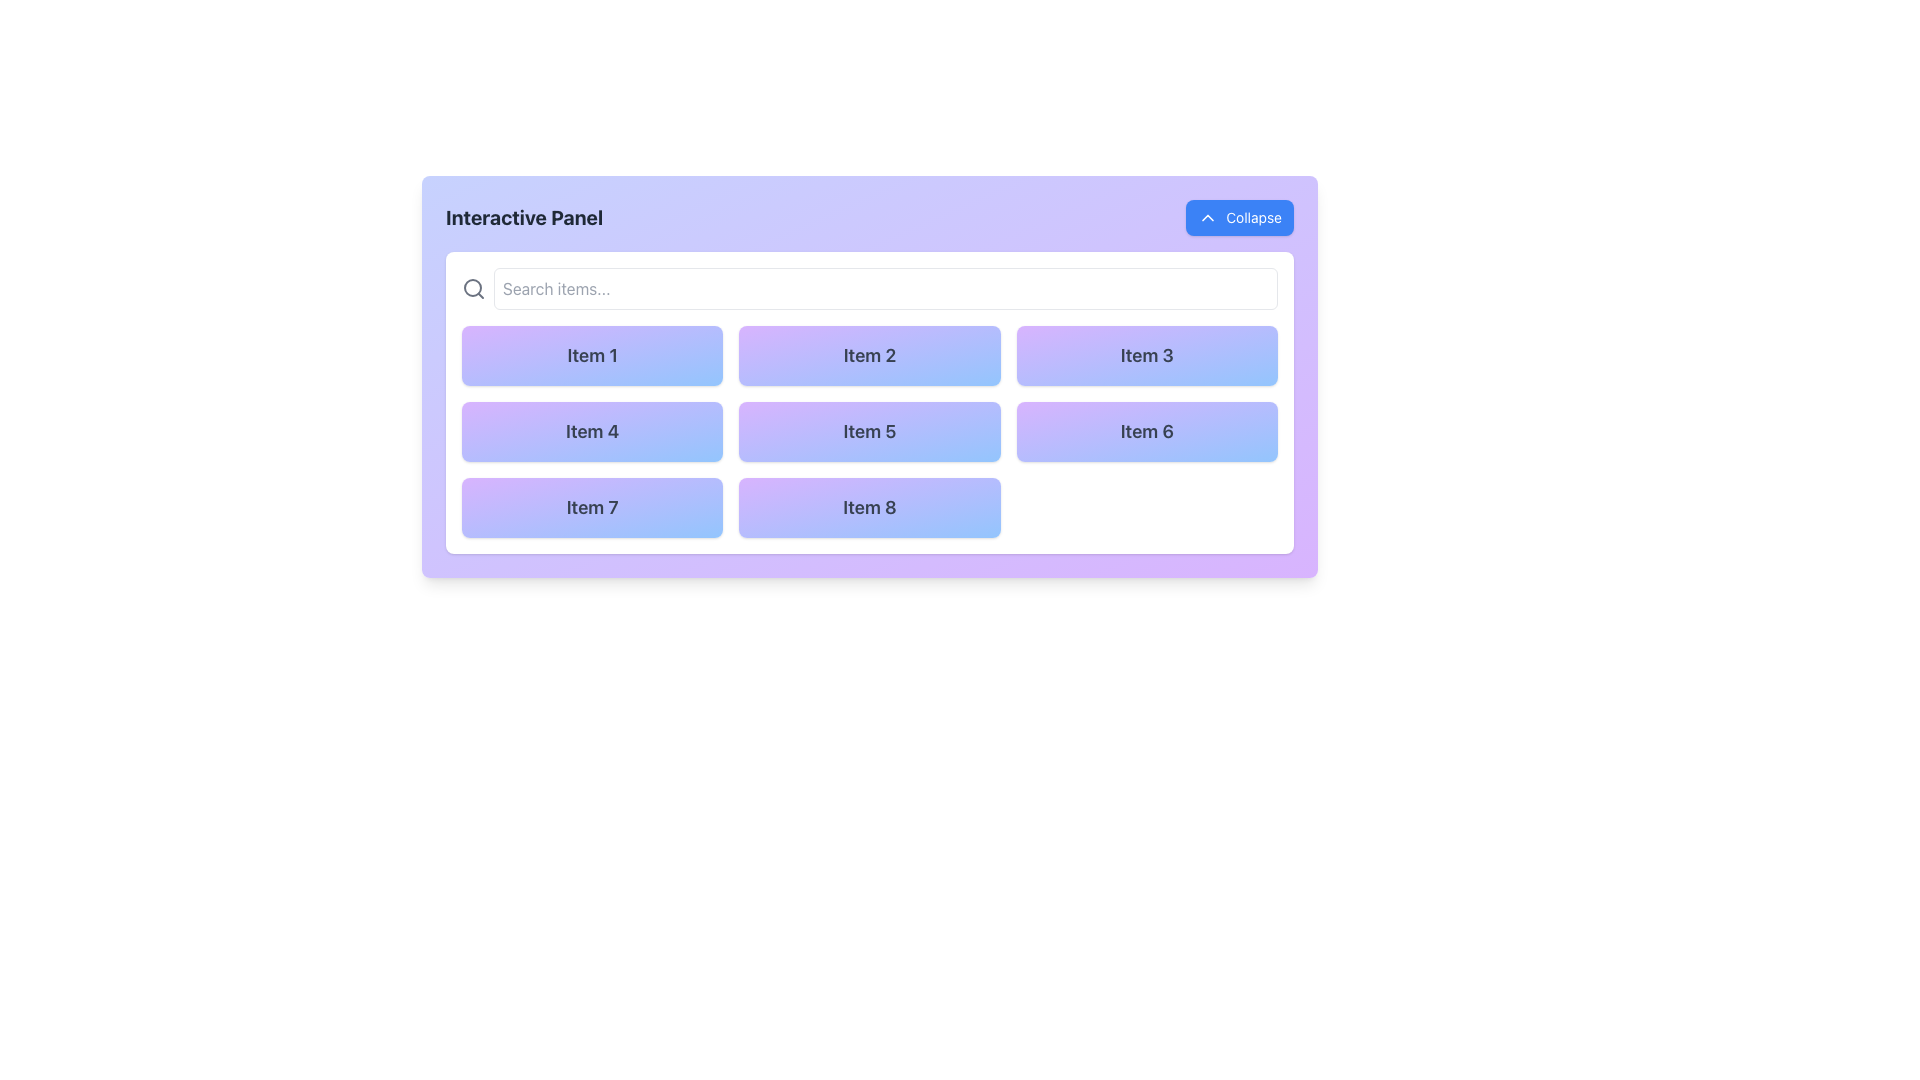 This screenshot has width=1920, height=1080. I want to click on the 'Item 4' text label within the button component, which is the fourth item in a grid layout, centered in a card-like structure with a gradient background, so click(591, 430).